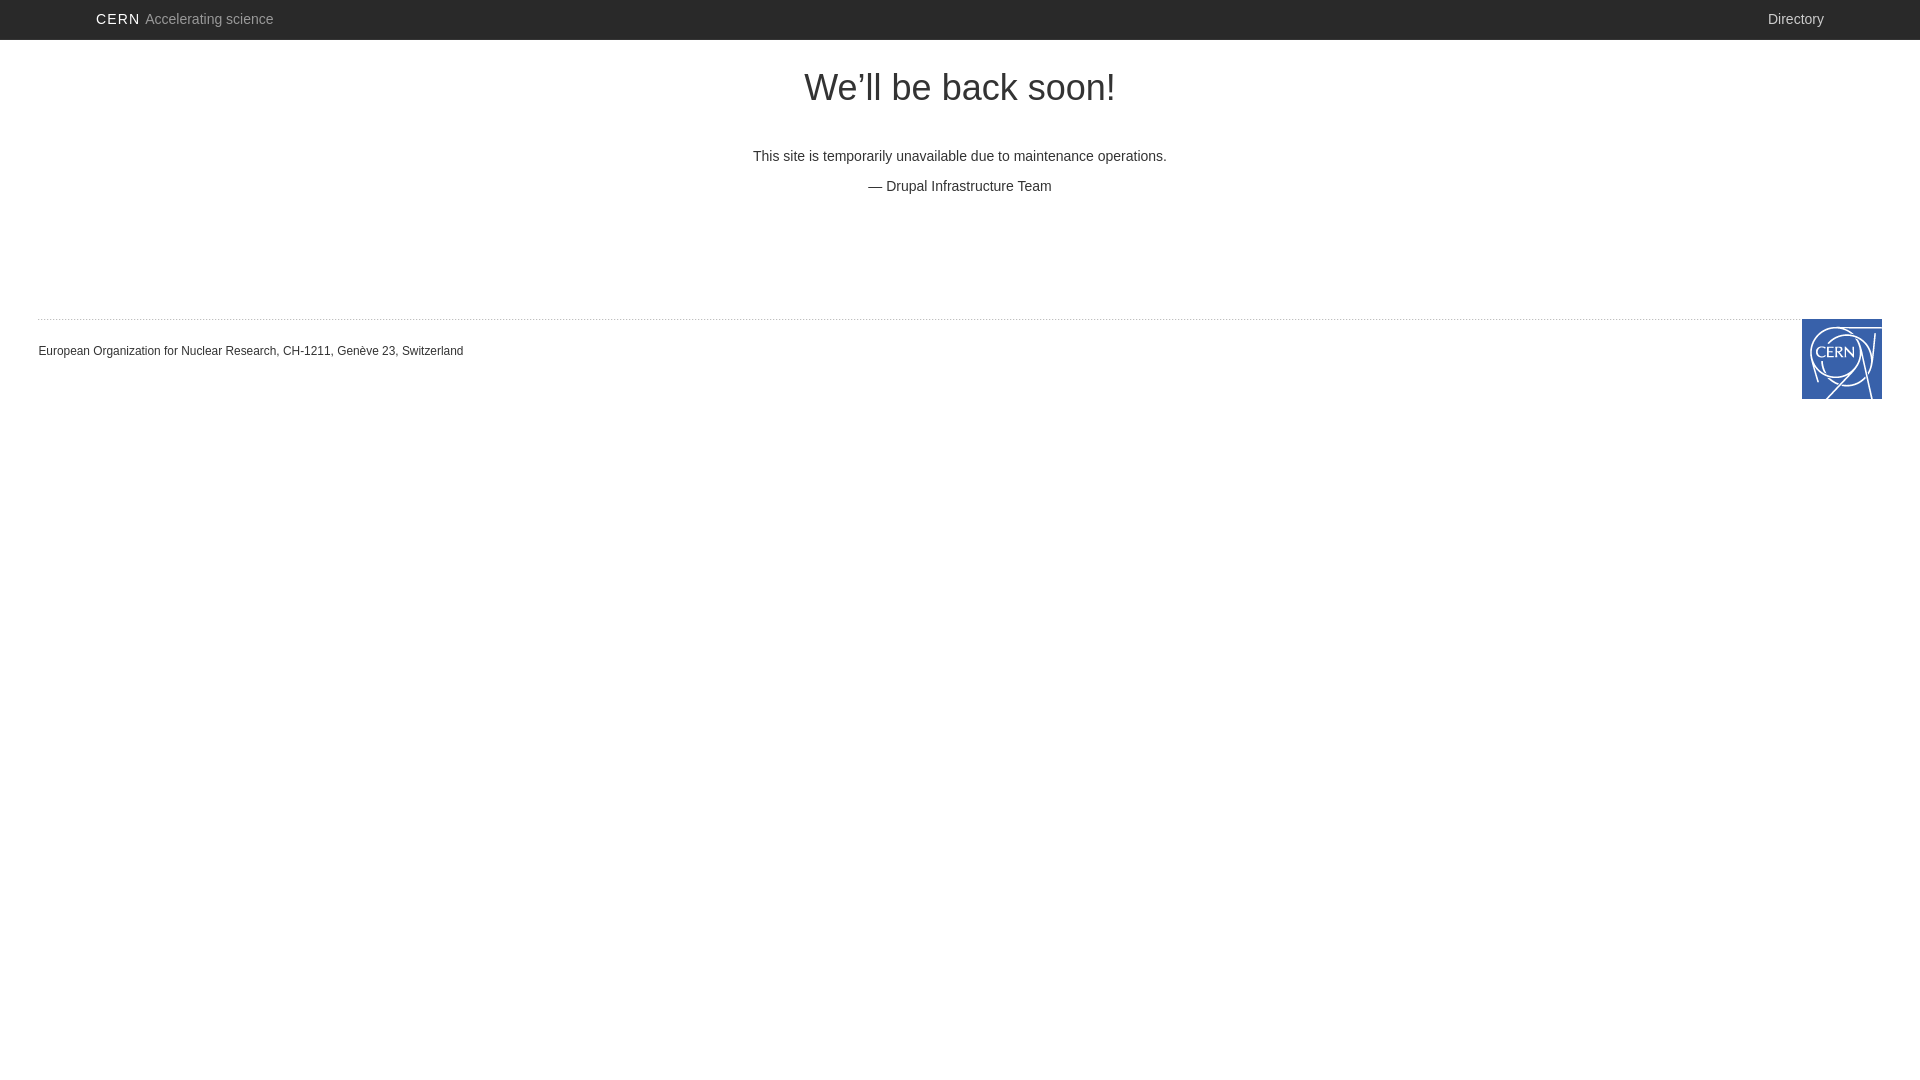 This screenshot has height=1080, width=1920. Describe the element at coordinates (1795, 19) in the screenshot. I see `'Directory'` at that location.